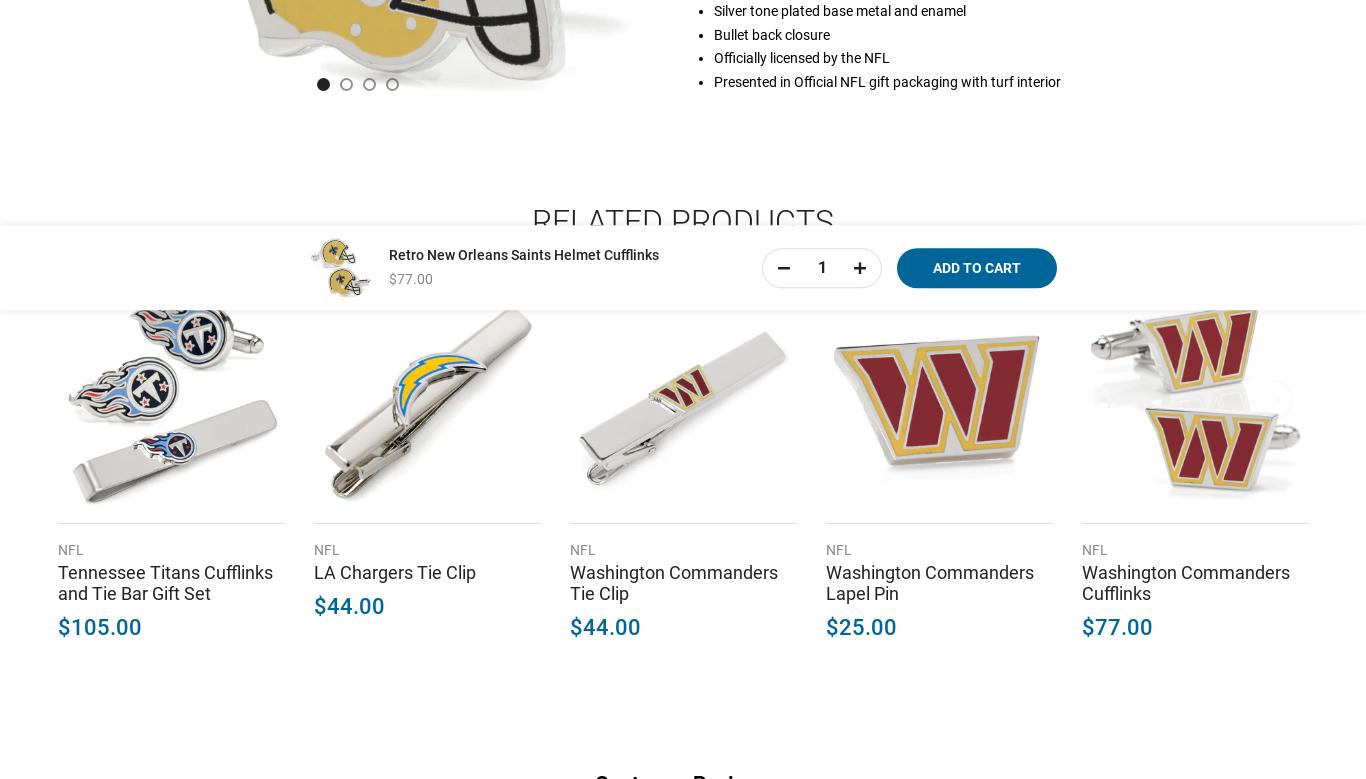 This screenshot has width=1366, height=779. Describe the element at coordinates (672, 580) in the screenshot. I see `'Washington Commanders Tie Clip'` at that location.